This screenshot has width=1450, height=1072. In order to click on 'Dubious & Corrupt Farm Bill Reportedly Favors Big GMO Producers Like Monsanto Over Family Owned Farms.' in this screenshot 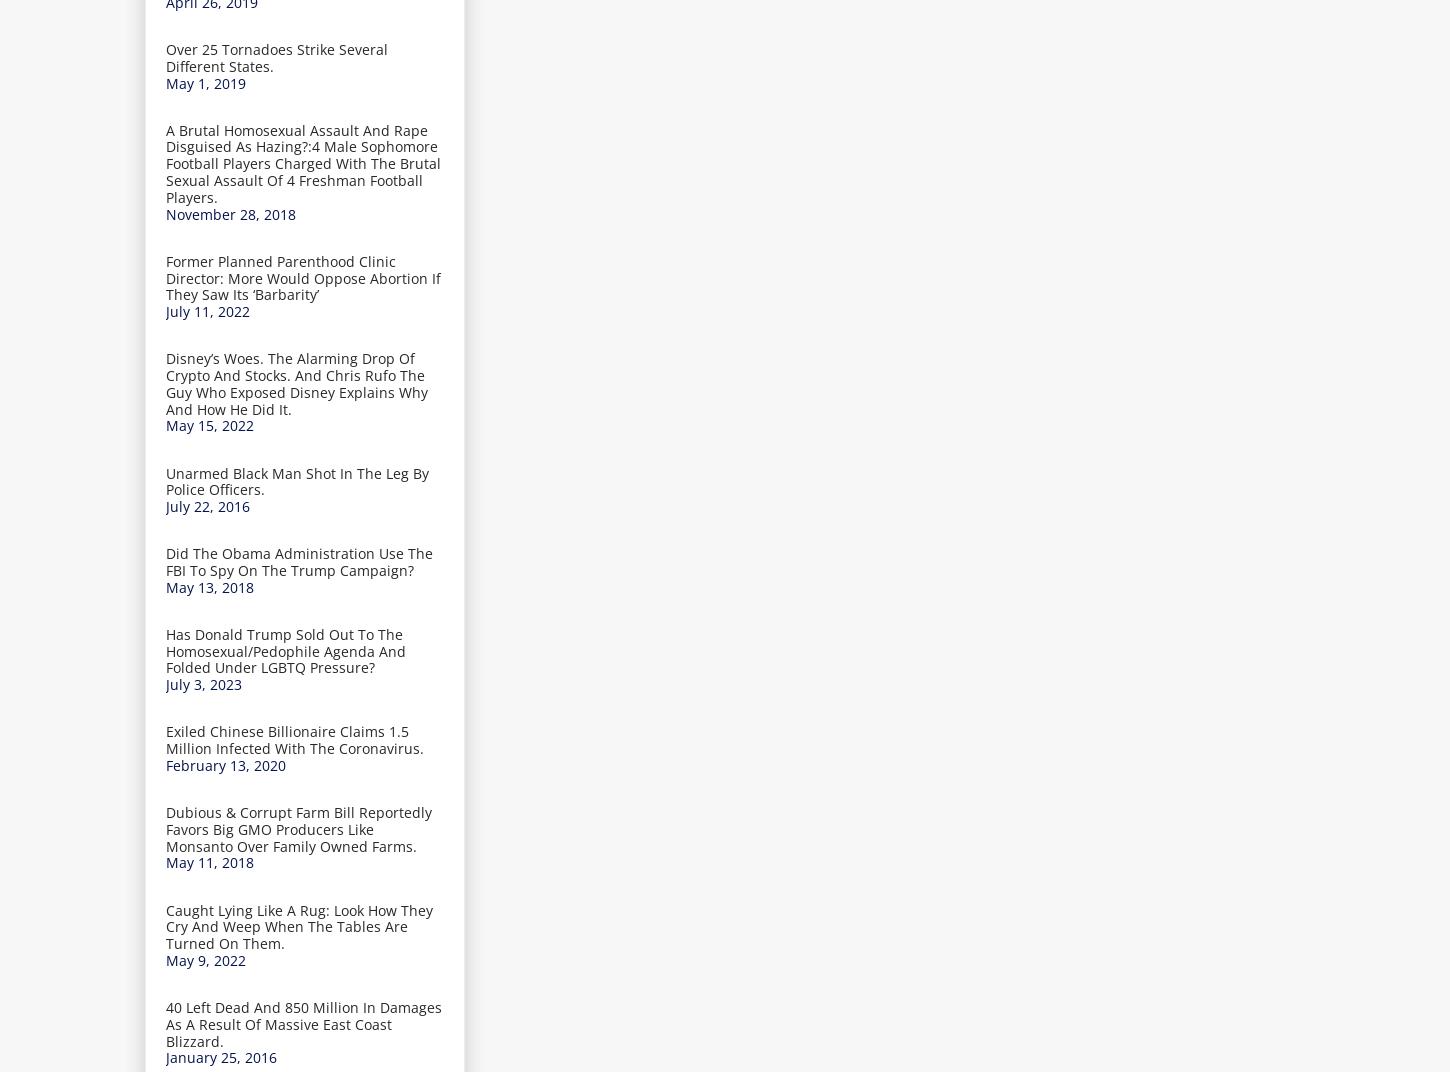, I will do `click(298, 827)`.